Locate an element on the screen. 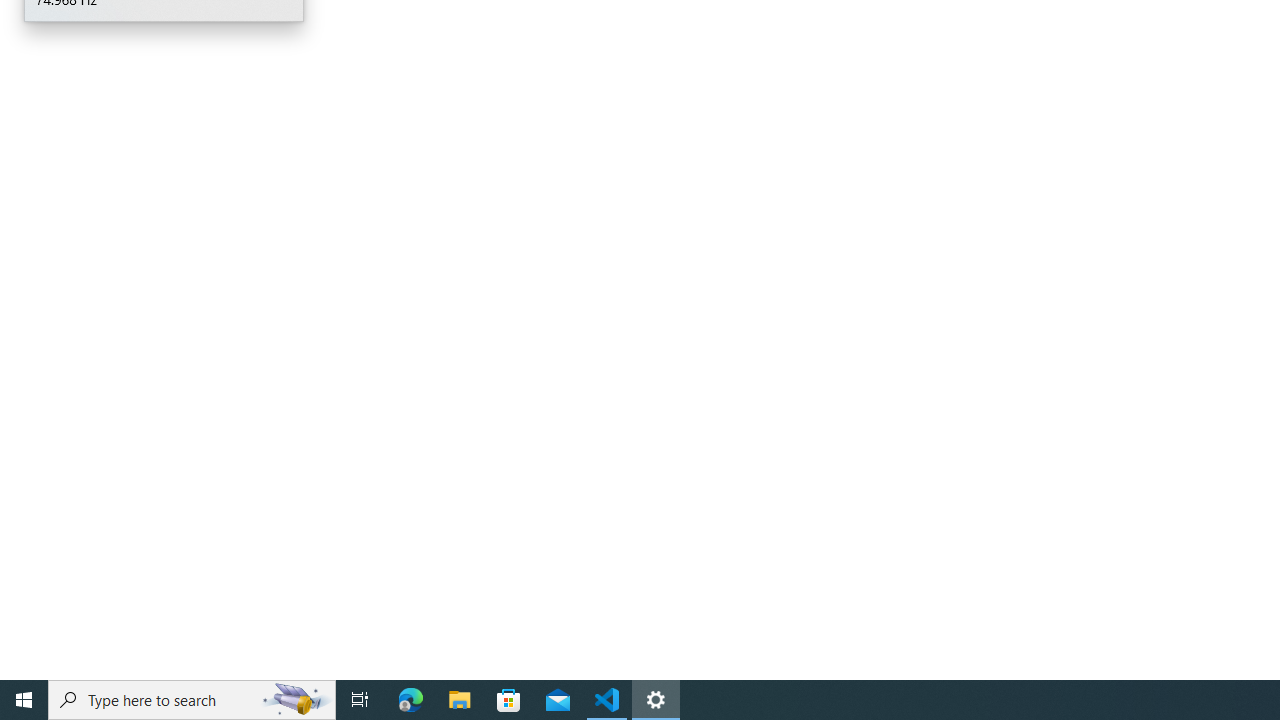  'Microsoft Store' is located at coordinates (509, 698).